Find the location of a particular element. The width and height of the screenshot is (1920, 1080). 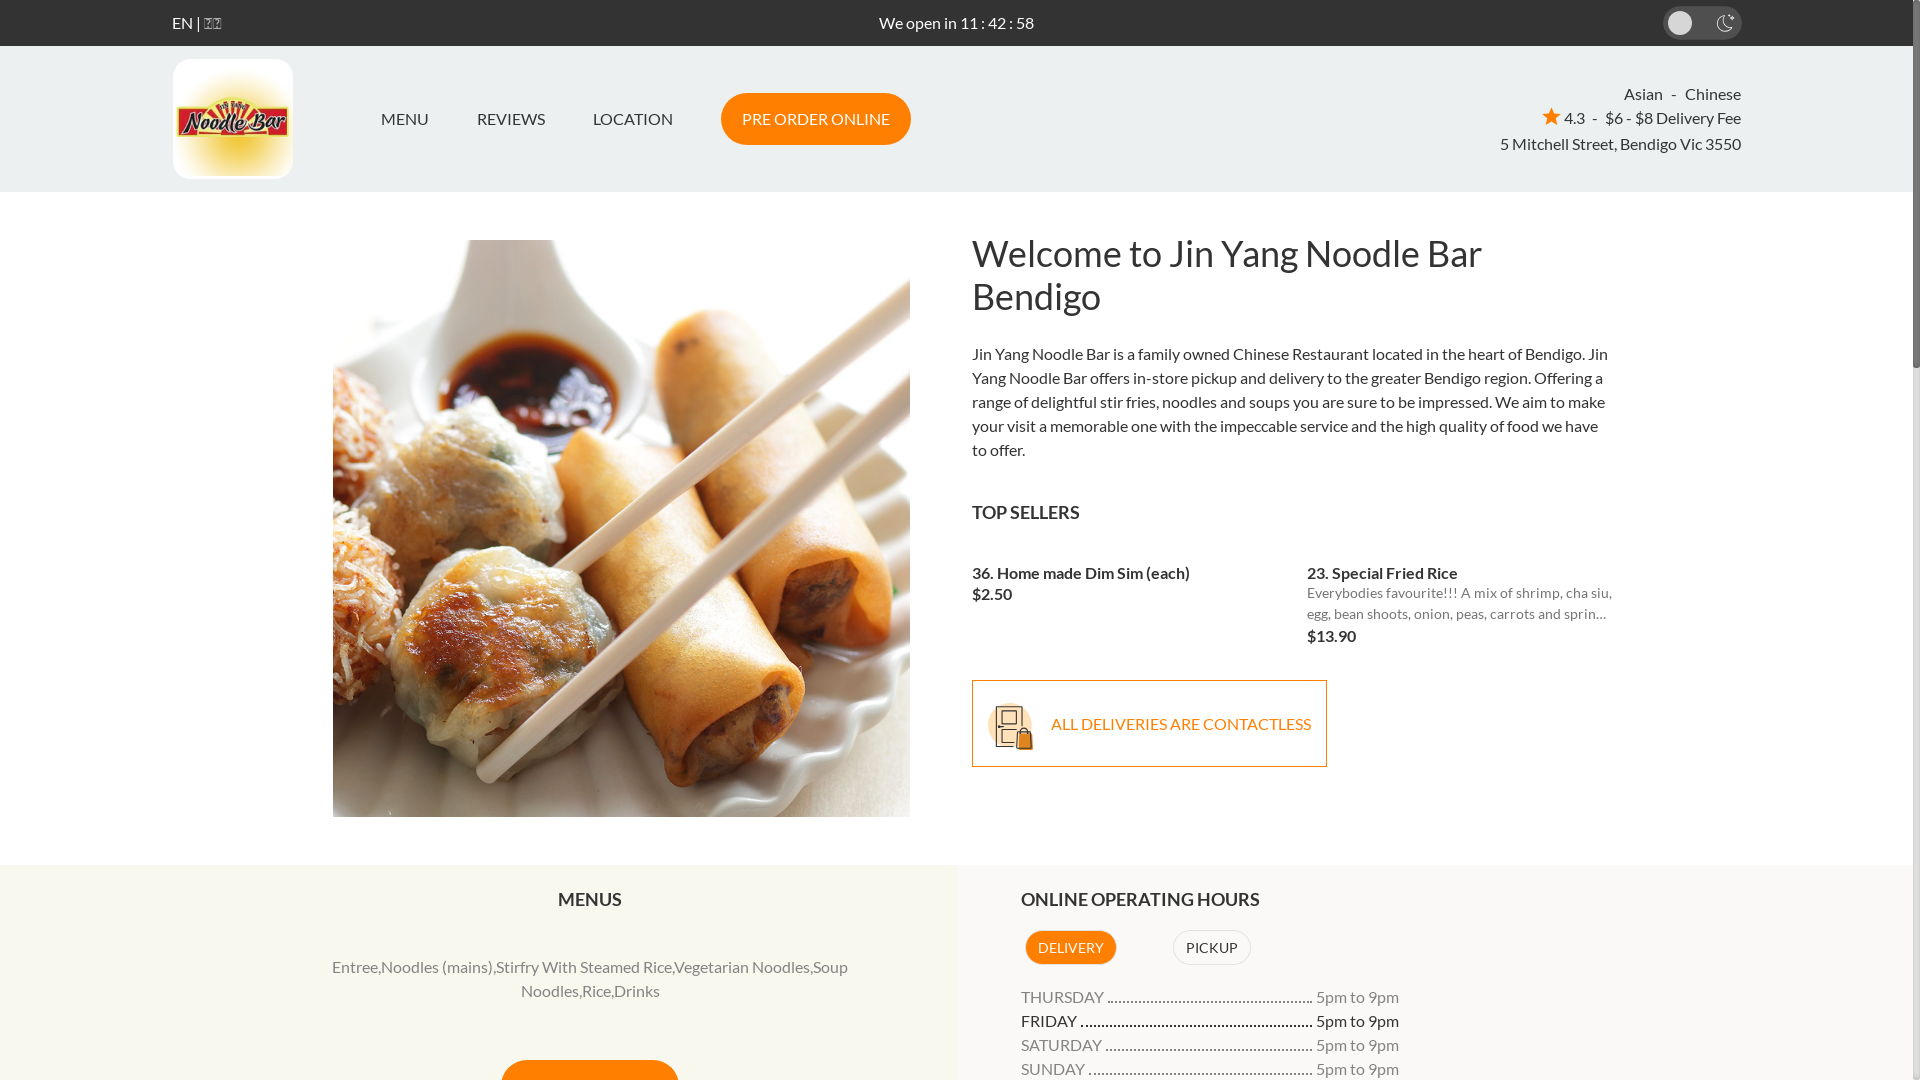

'Vegetarian Noodles' is located at coordinates (741, 965).